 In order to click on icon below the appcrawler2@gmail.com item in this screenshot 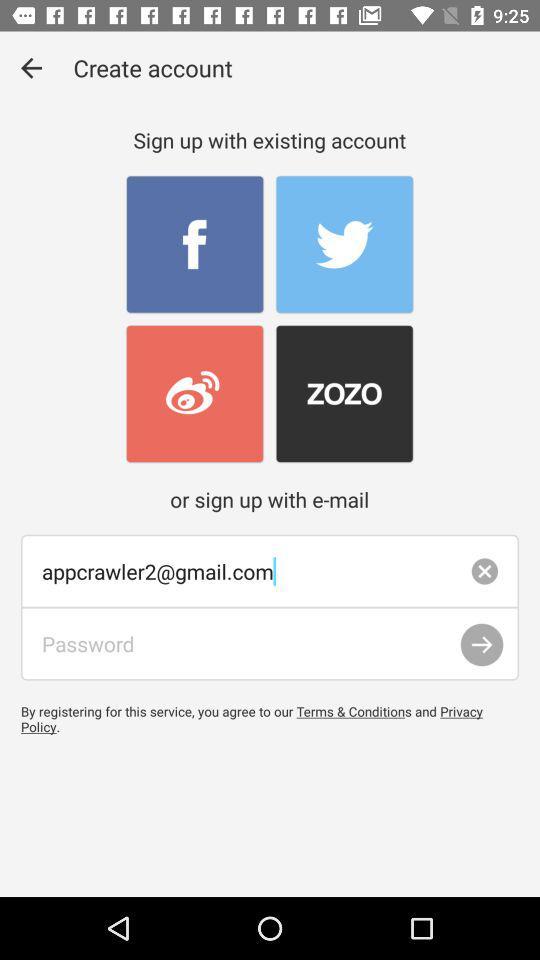, I will do `click(270, 642)`.